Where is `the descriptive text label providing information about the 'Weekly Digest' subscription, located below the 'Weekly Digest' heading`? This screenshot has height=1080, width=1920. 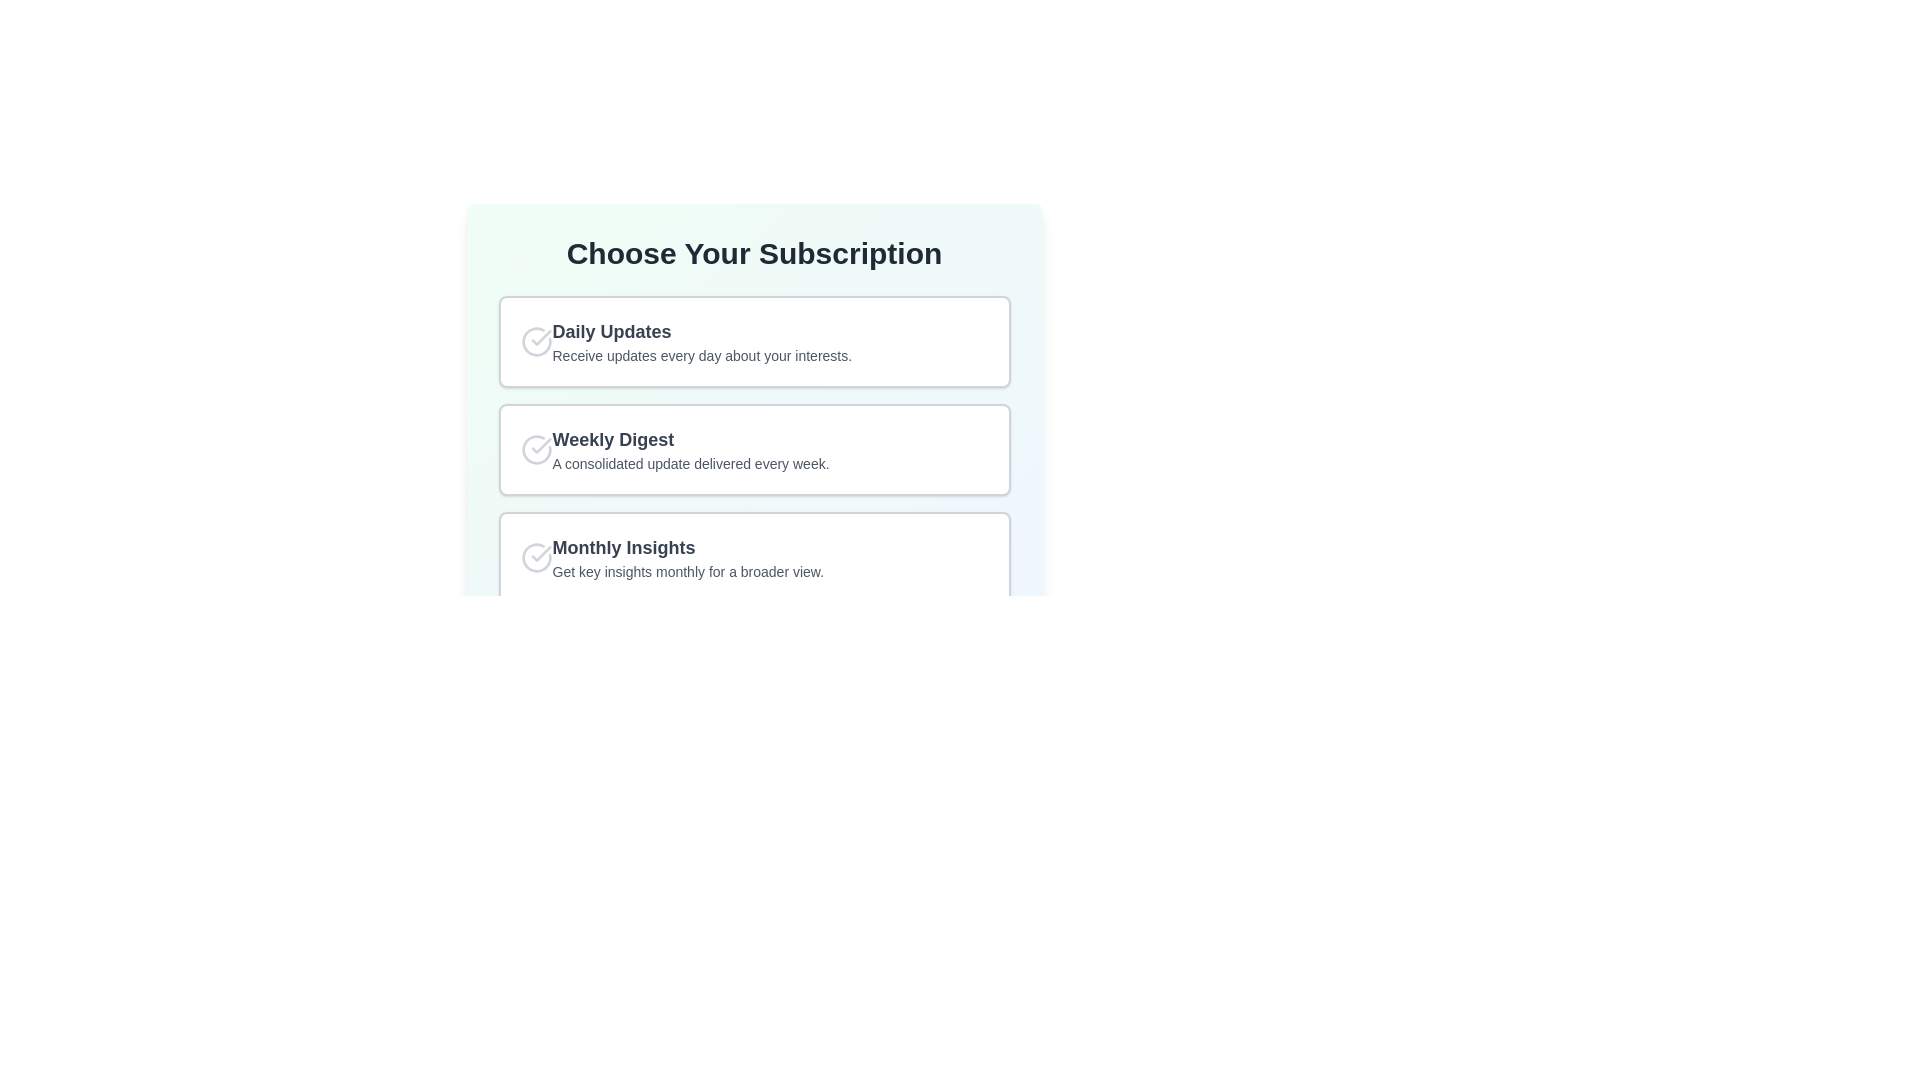
the descriptive text label providing information about the 'Weekly Digest' subscription, located below the 'Weekly Digest' heading is located at coordinates (691, 463).